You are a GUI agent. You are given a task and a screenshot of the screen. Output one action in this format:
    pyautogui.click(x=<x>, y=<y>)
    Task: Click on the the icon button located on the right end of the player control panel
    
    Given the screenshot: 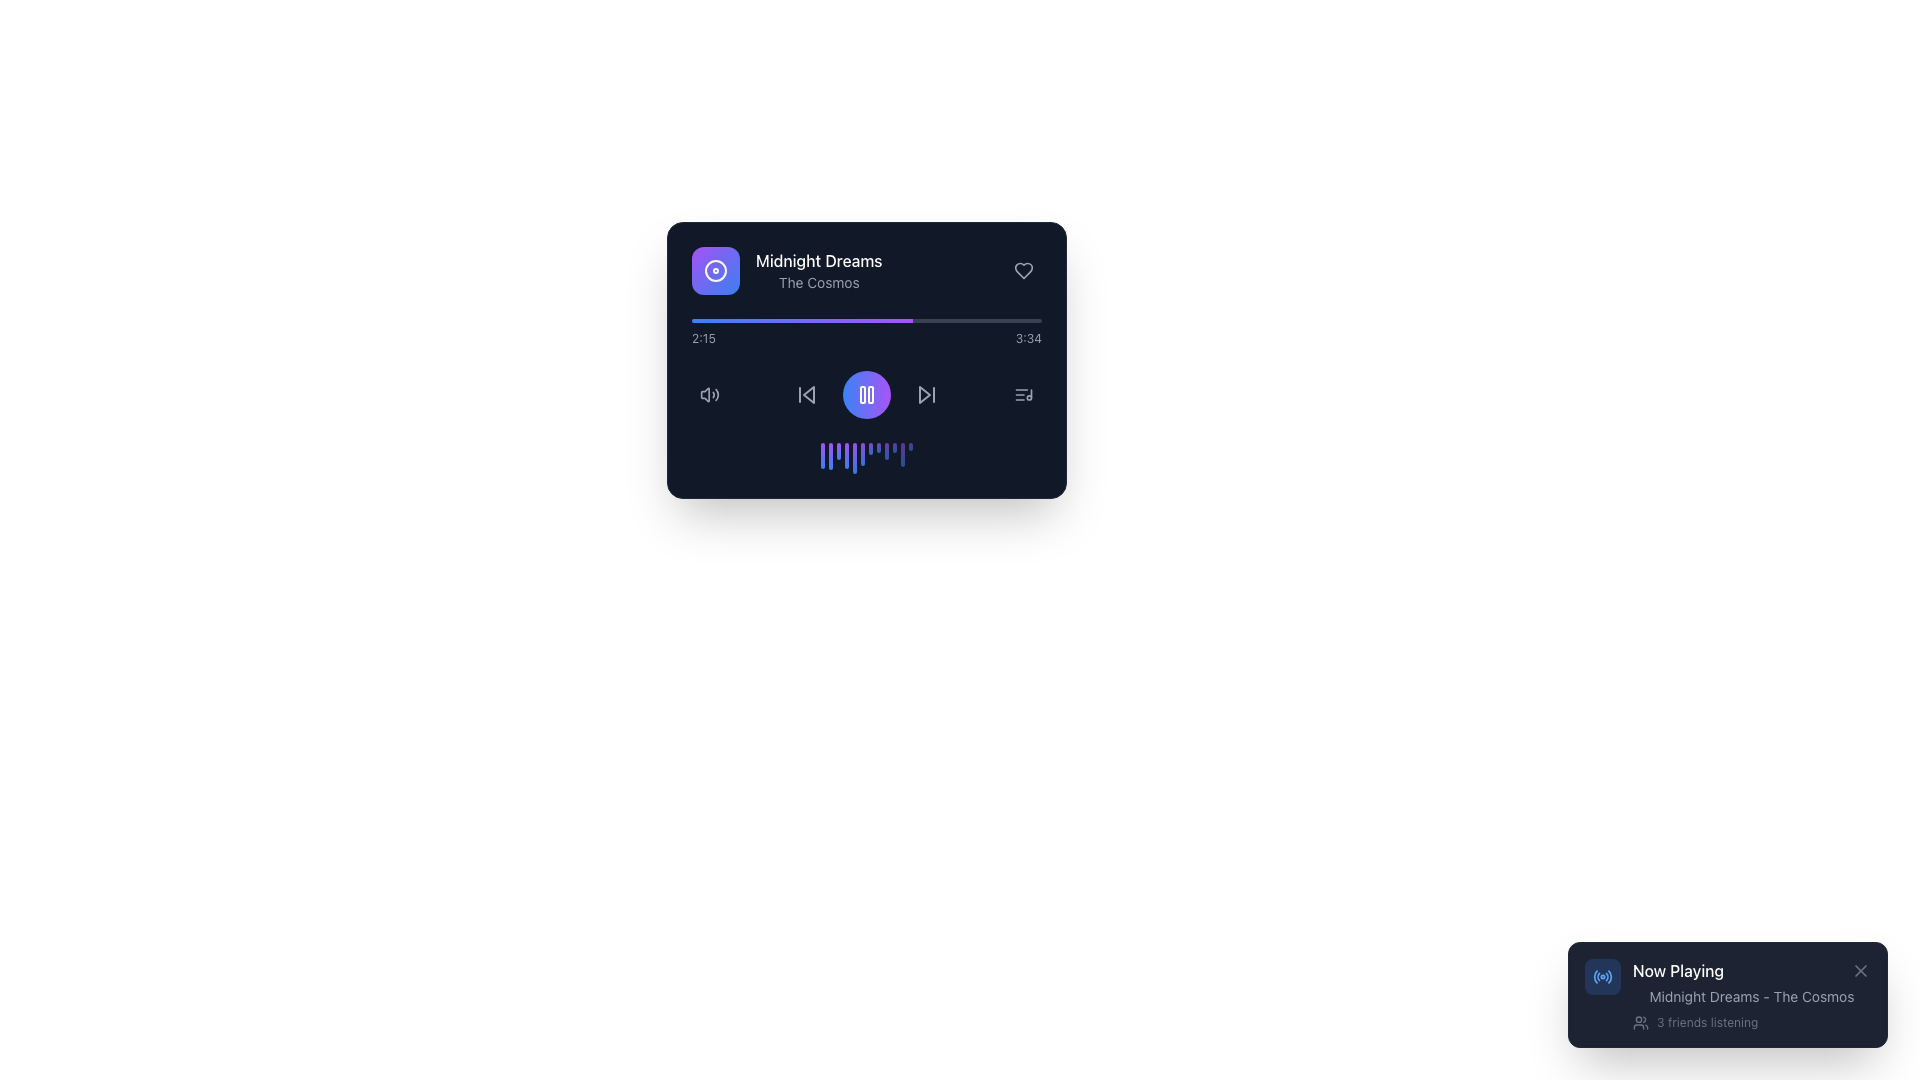 What is the action you would take?
    pyautogui.click(x=1023, y=394)
    